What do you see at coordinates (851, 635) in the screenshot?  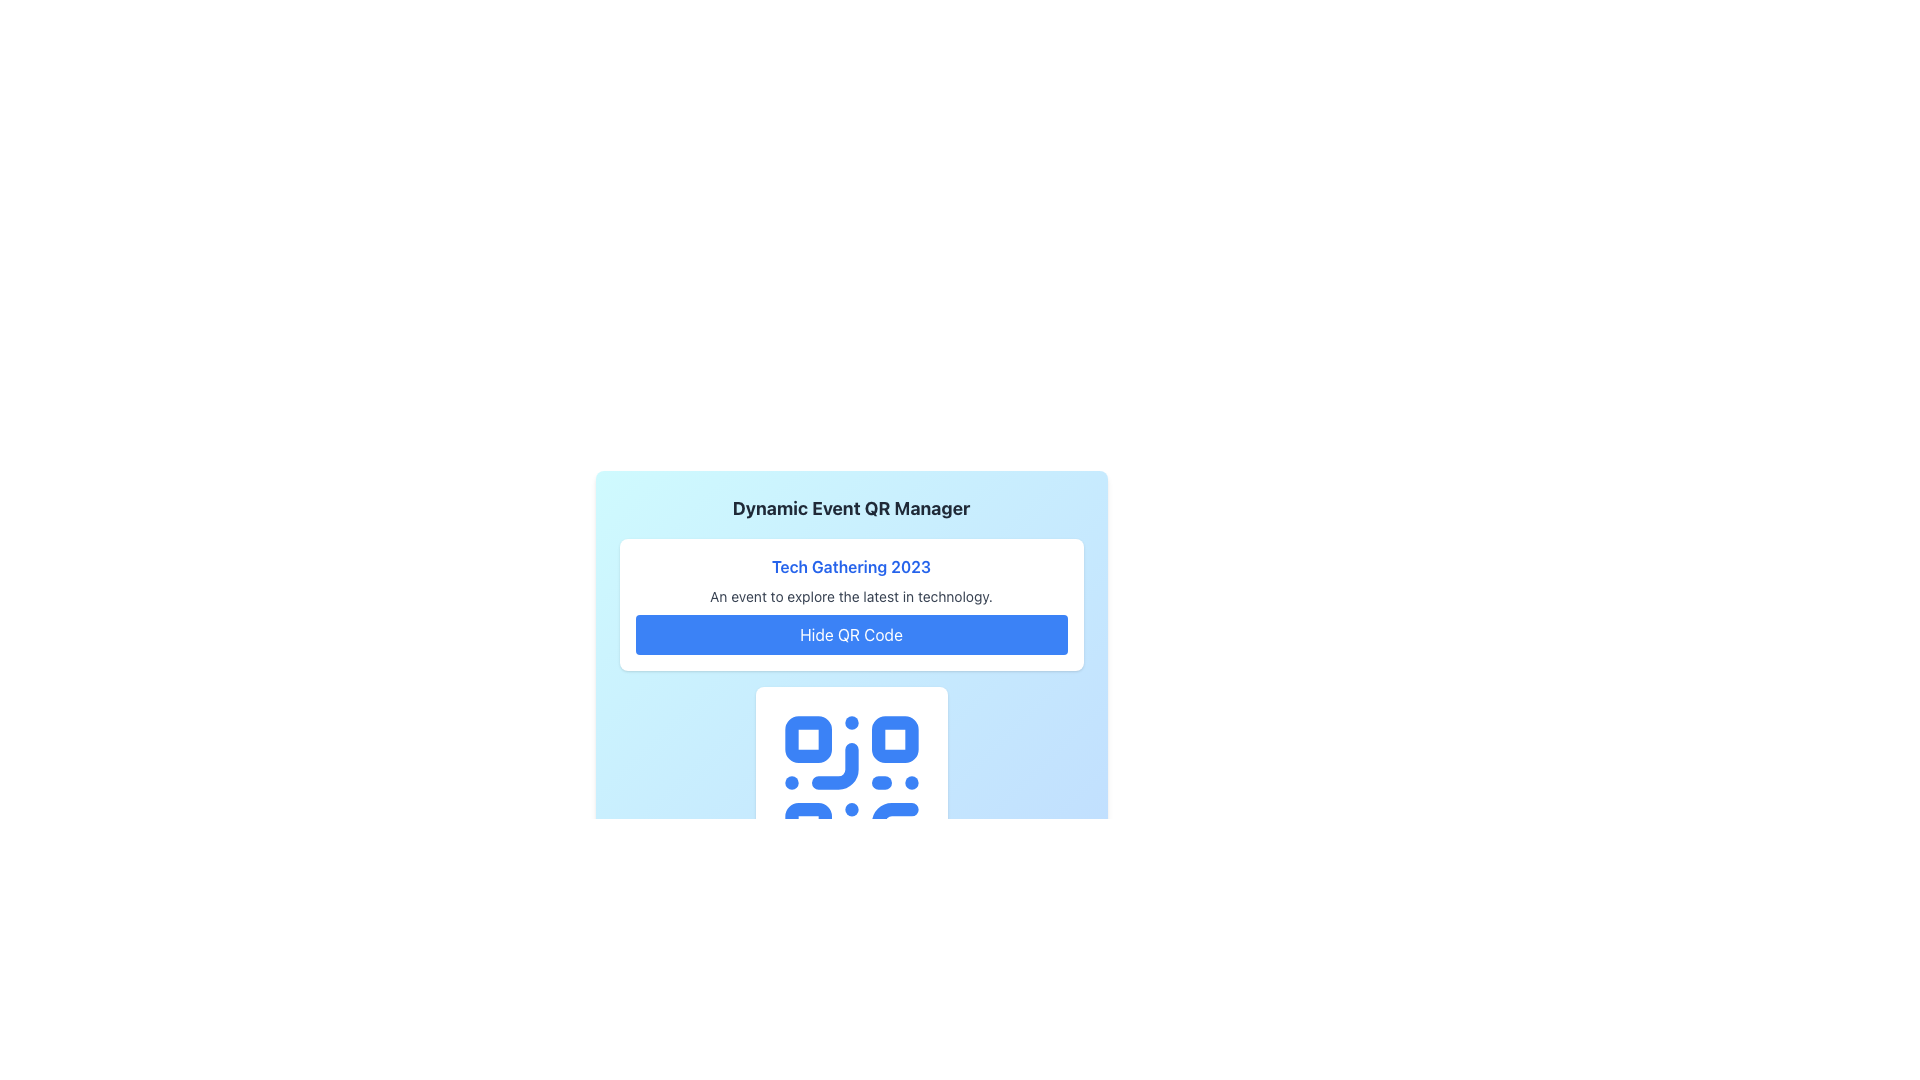 I see `the third button below the text 'An event` at bounding box center [851, 635].